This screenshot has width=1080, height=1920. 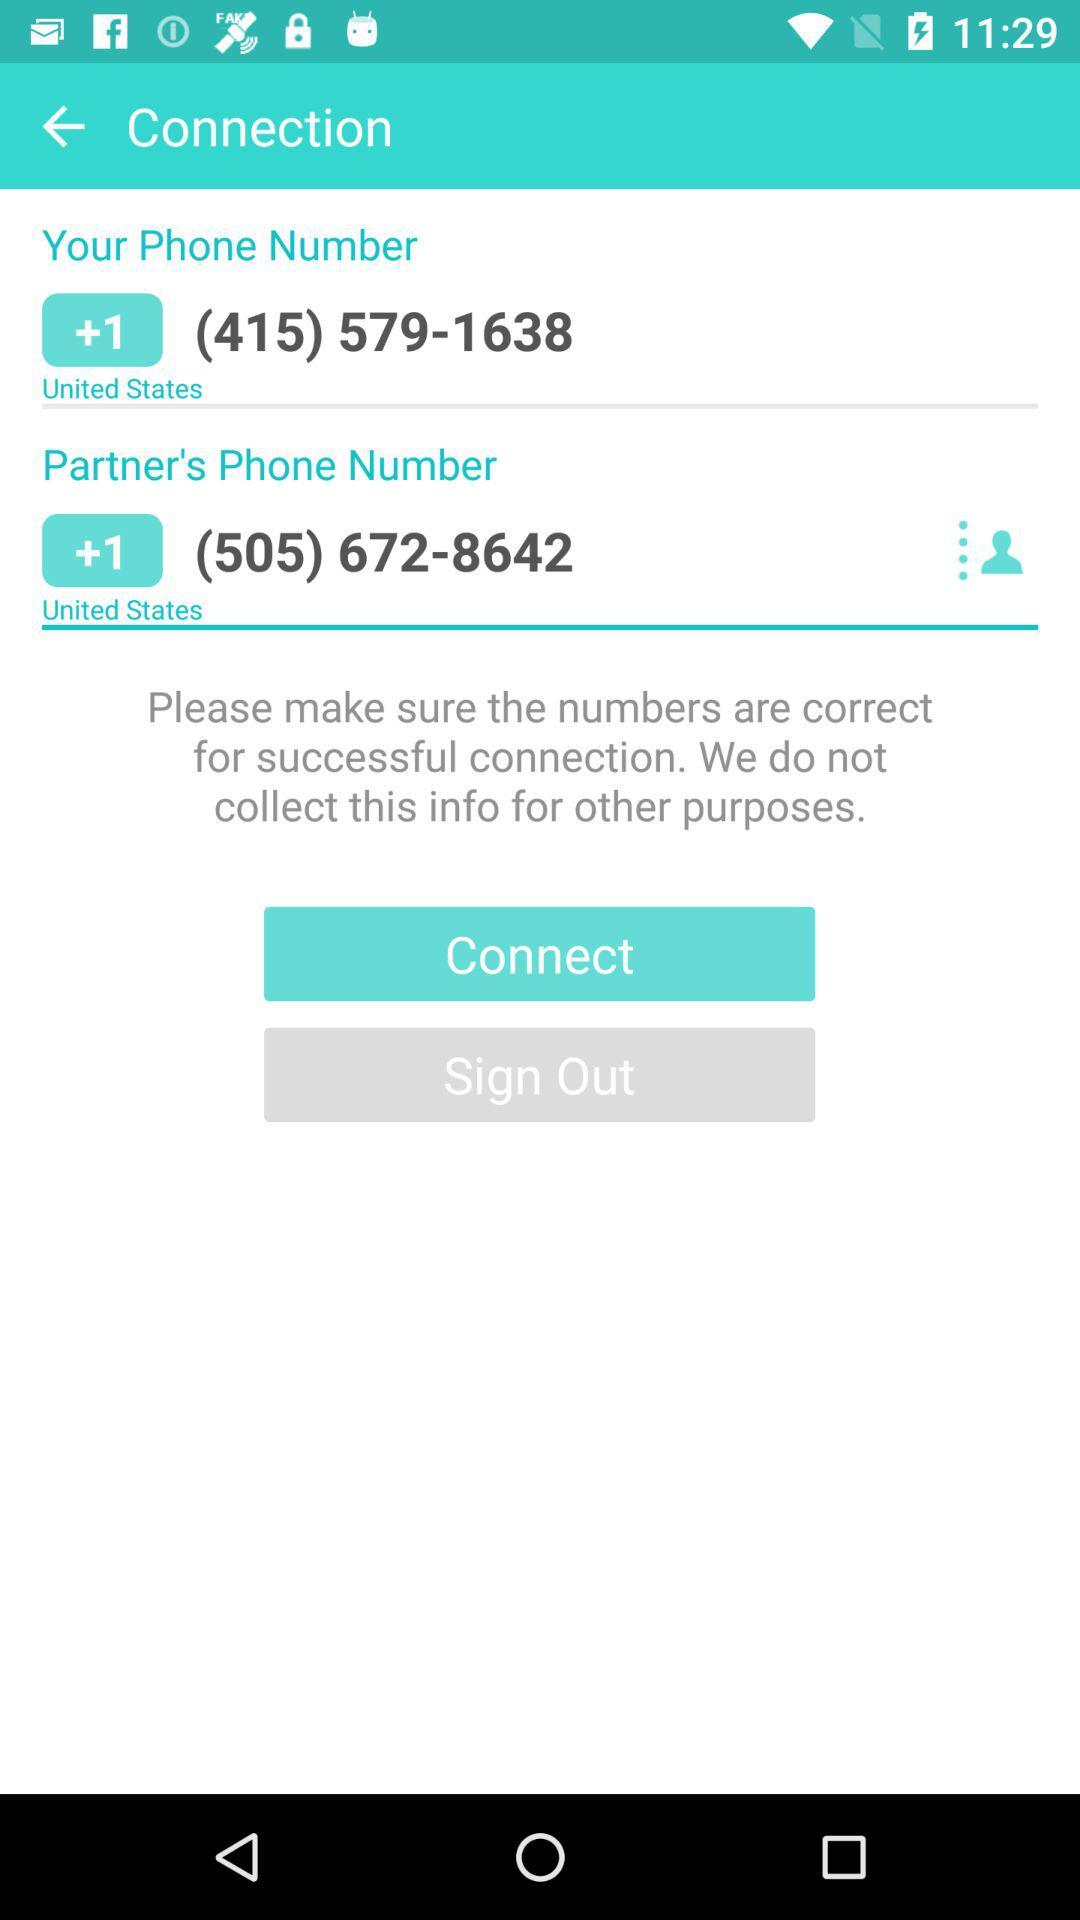 I want to click on icon to the right of (505) 672-8642 icon, so click(x=995, y=550).